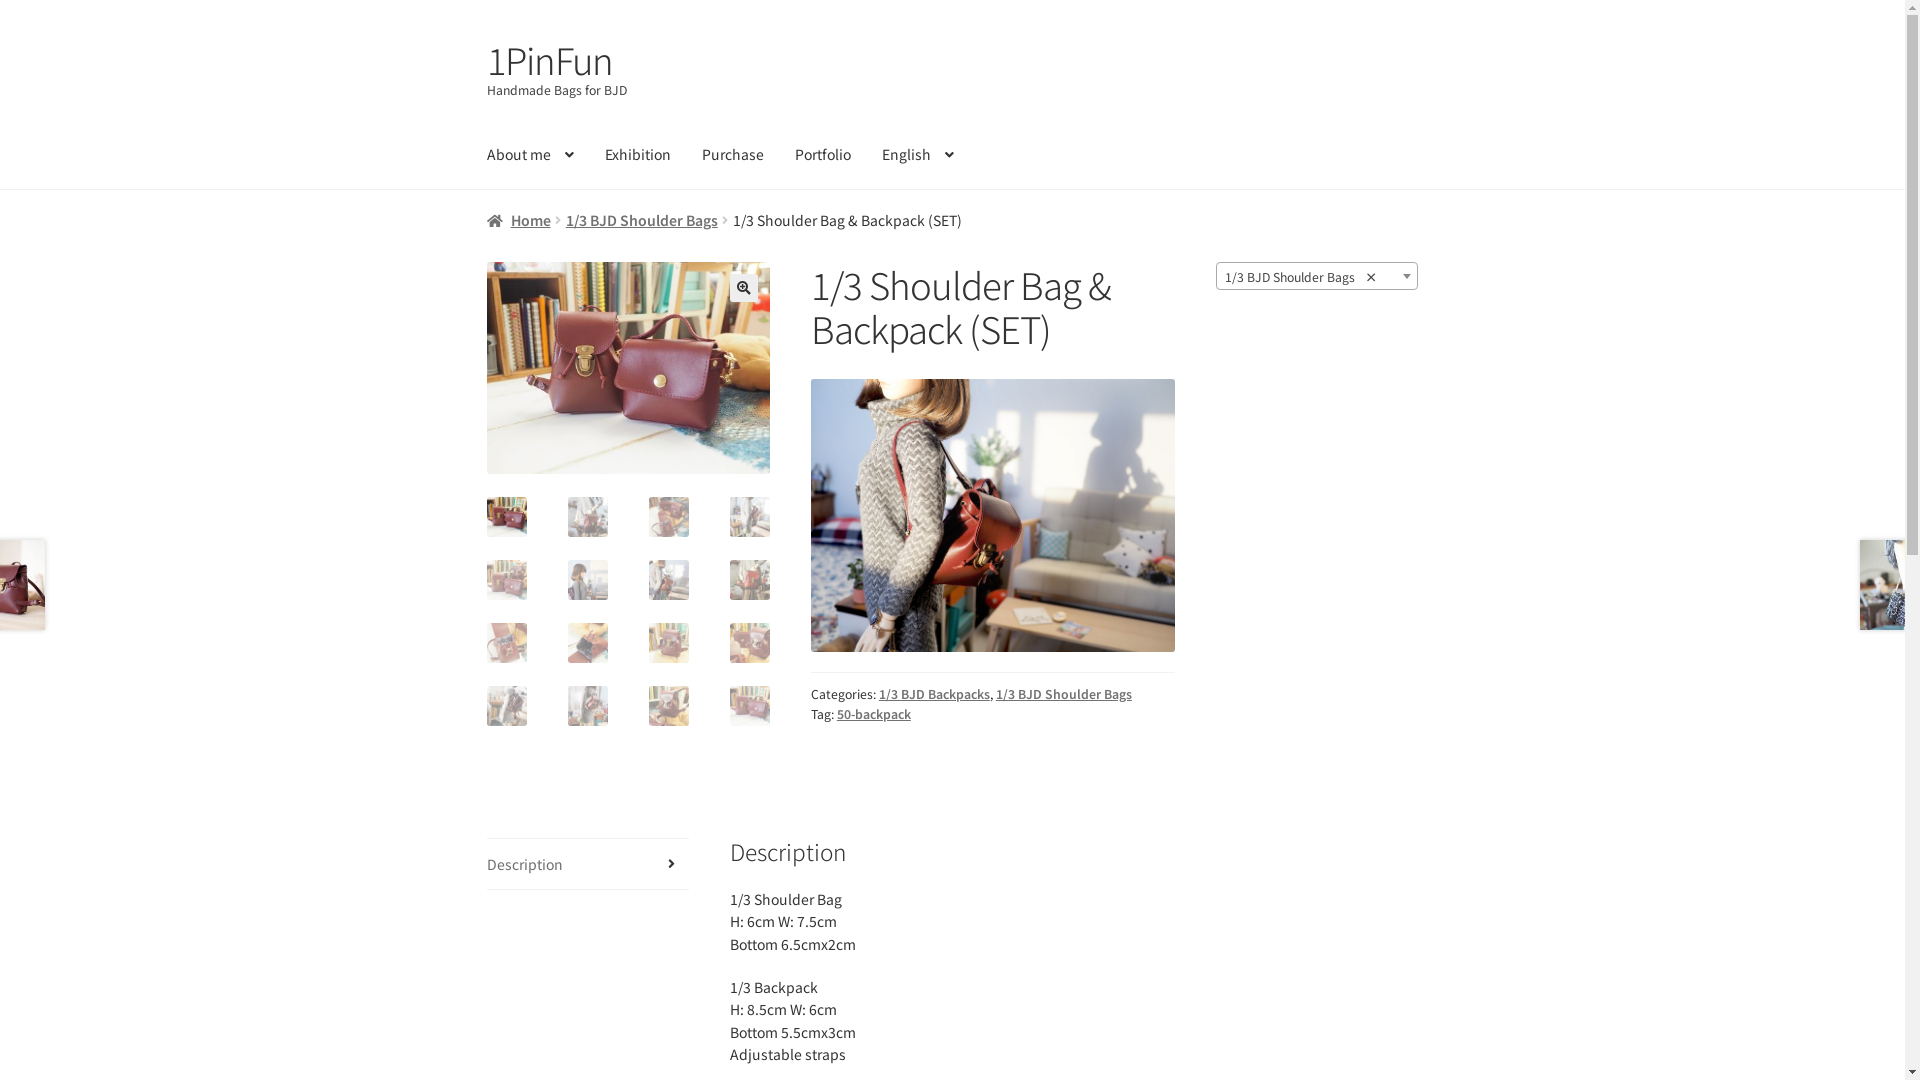 This screenshot has width=1920, height=1080. What do you see at coordinates (627, 367) in the screenshot?
I see `'OLYMPUS DIGITAL CAMERA'` at bounding box center [627, 367].